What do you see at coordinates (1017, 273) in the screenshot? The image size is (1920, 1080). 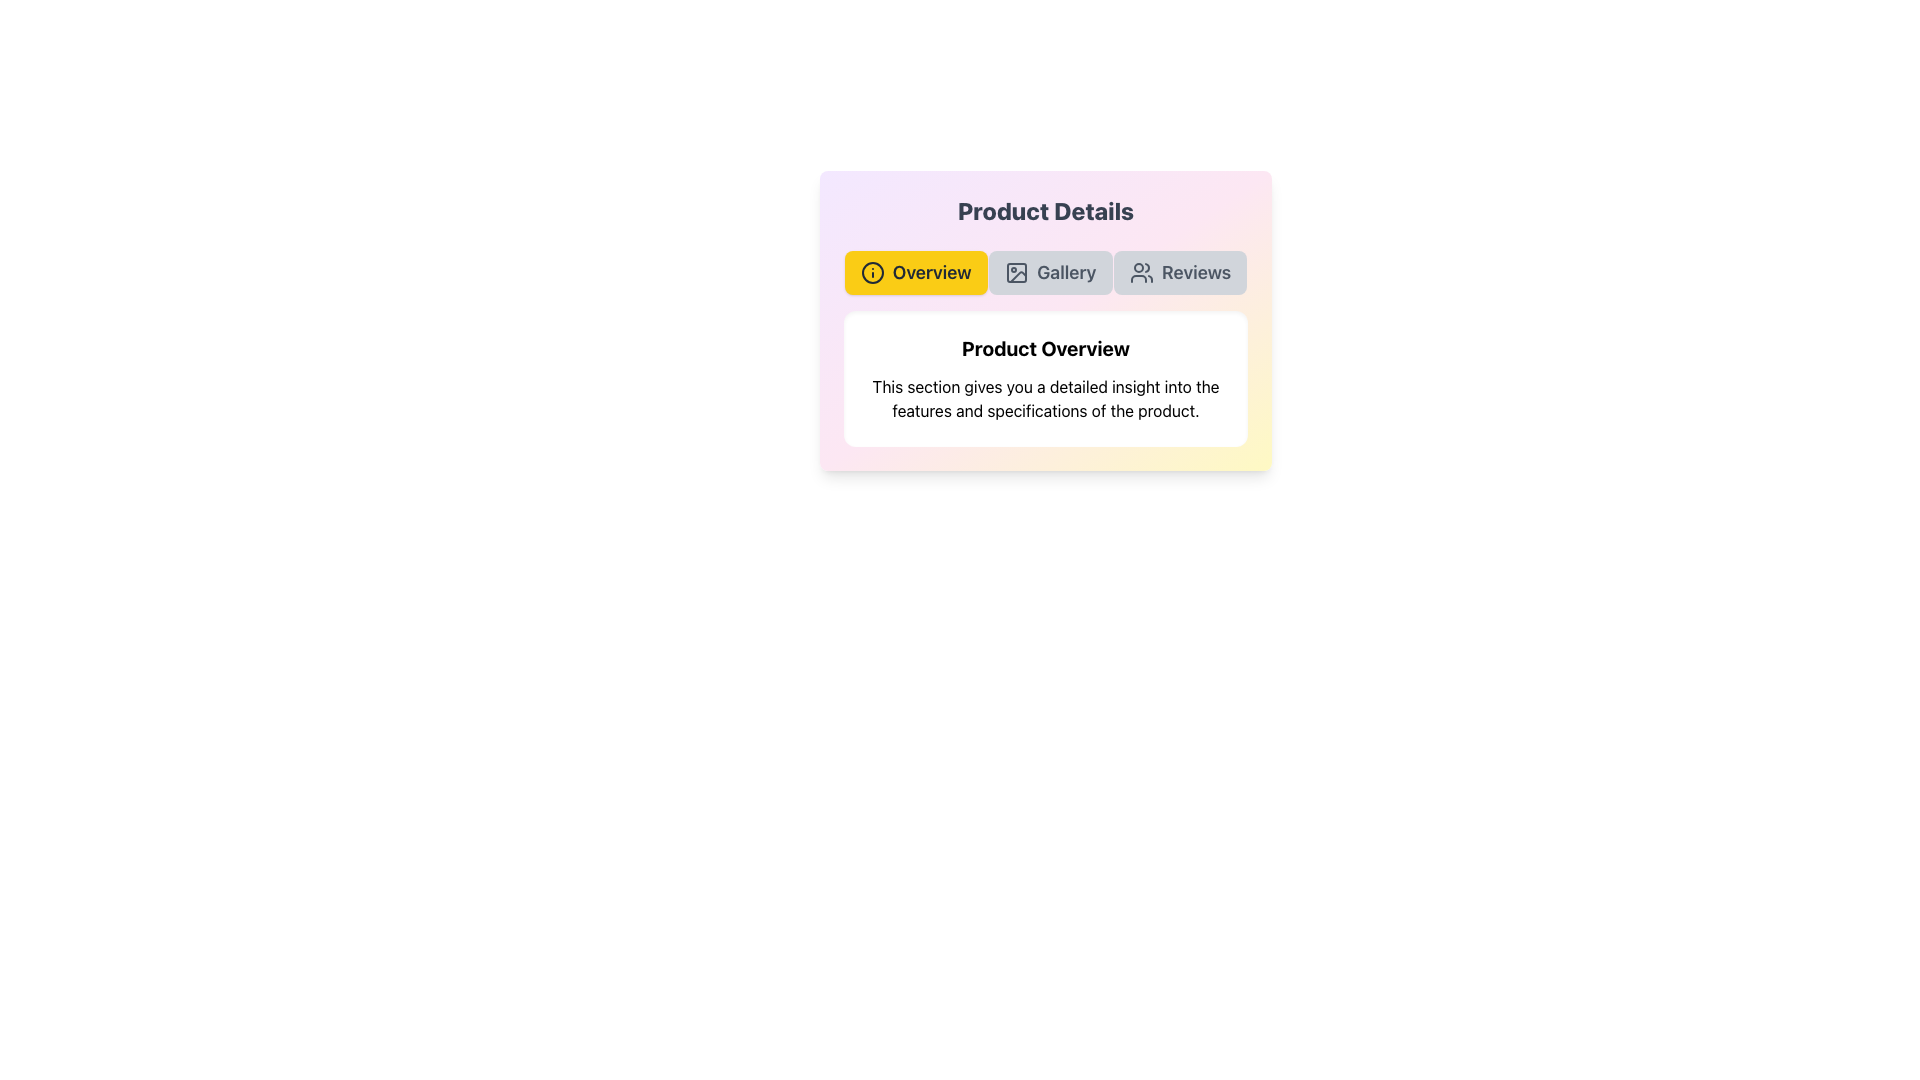 I see `the 'Gallery' icon located within the menu bar under 'Product Details'` at bounding box center [1017, 273].